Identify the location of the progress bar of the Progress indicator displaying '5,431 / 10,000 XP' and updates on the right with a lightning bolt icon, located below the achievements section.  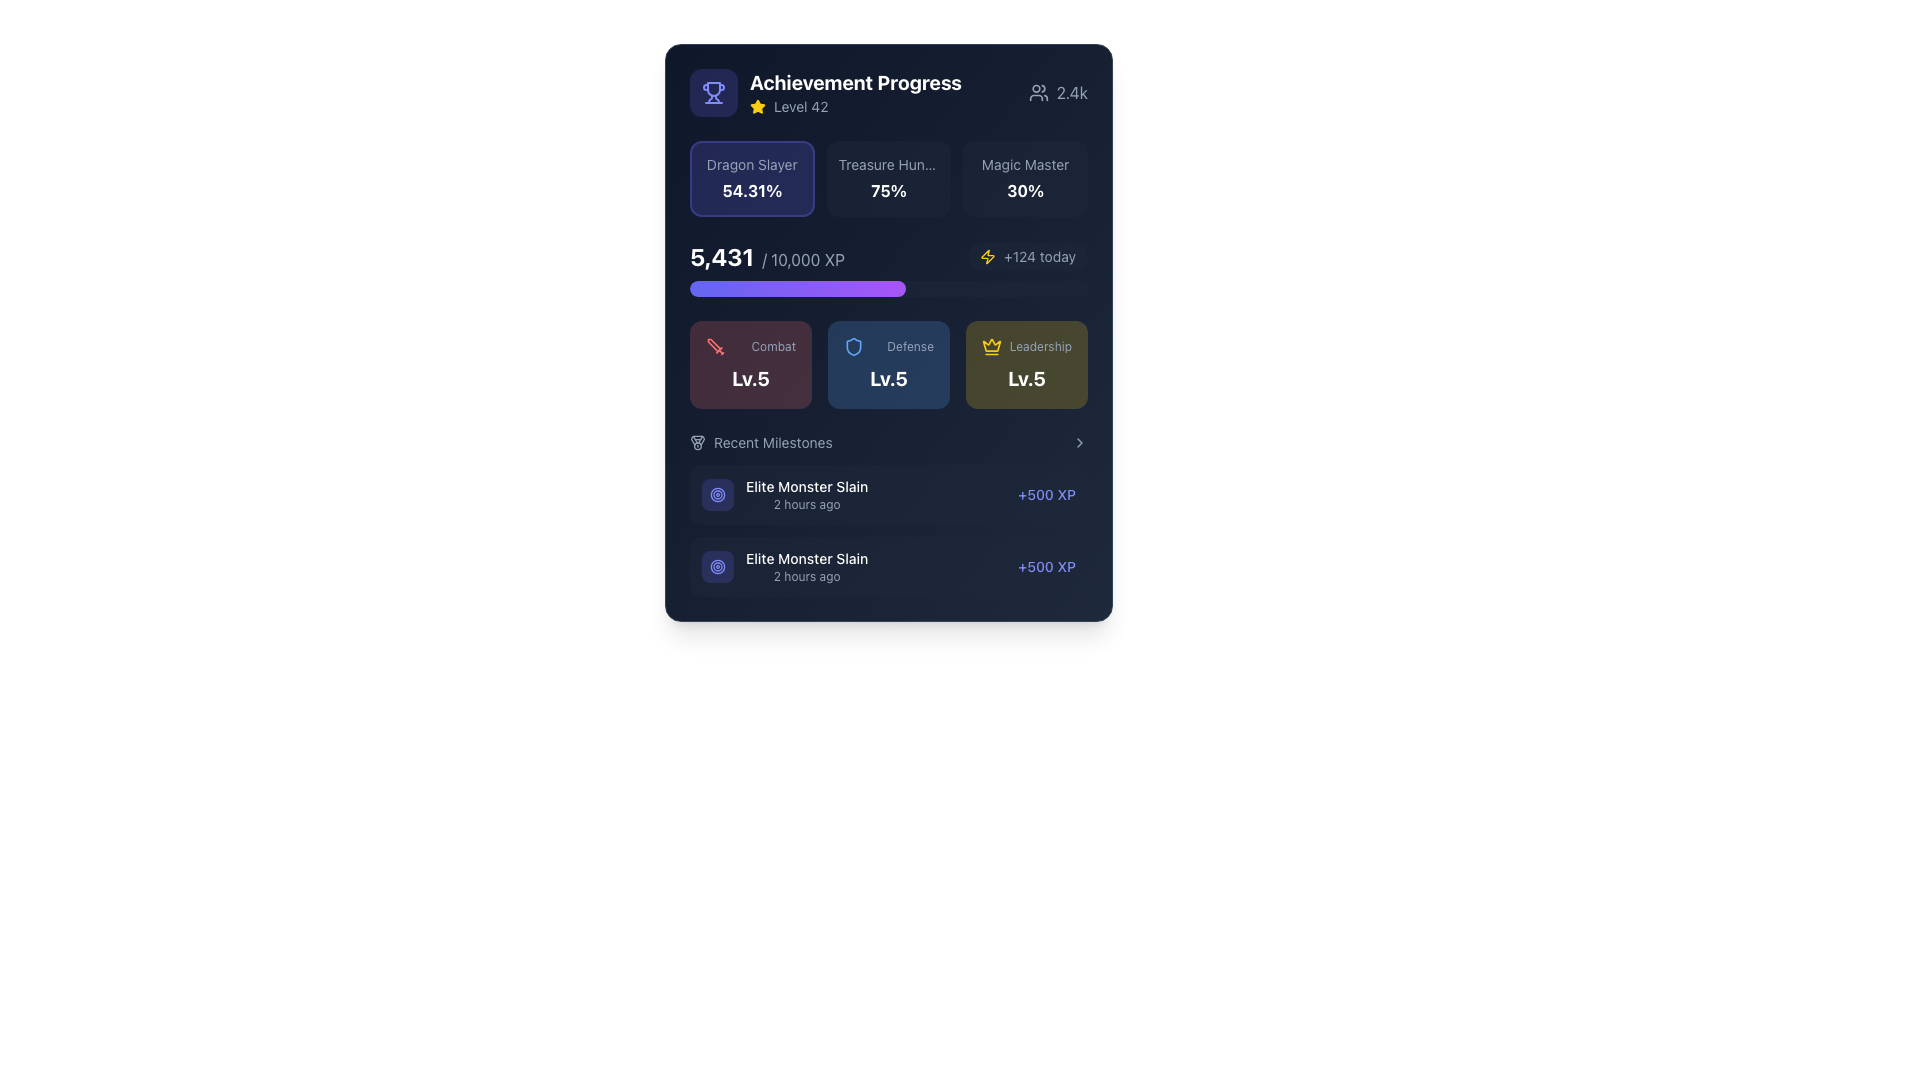
(887, 268).